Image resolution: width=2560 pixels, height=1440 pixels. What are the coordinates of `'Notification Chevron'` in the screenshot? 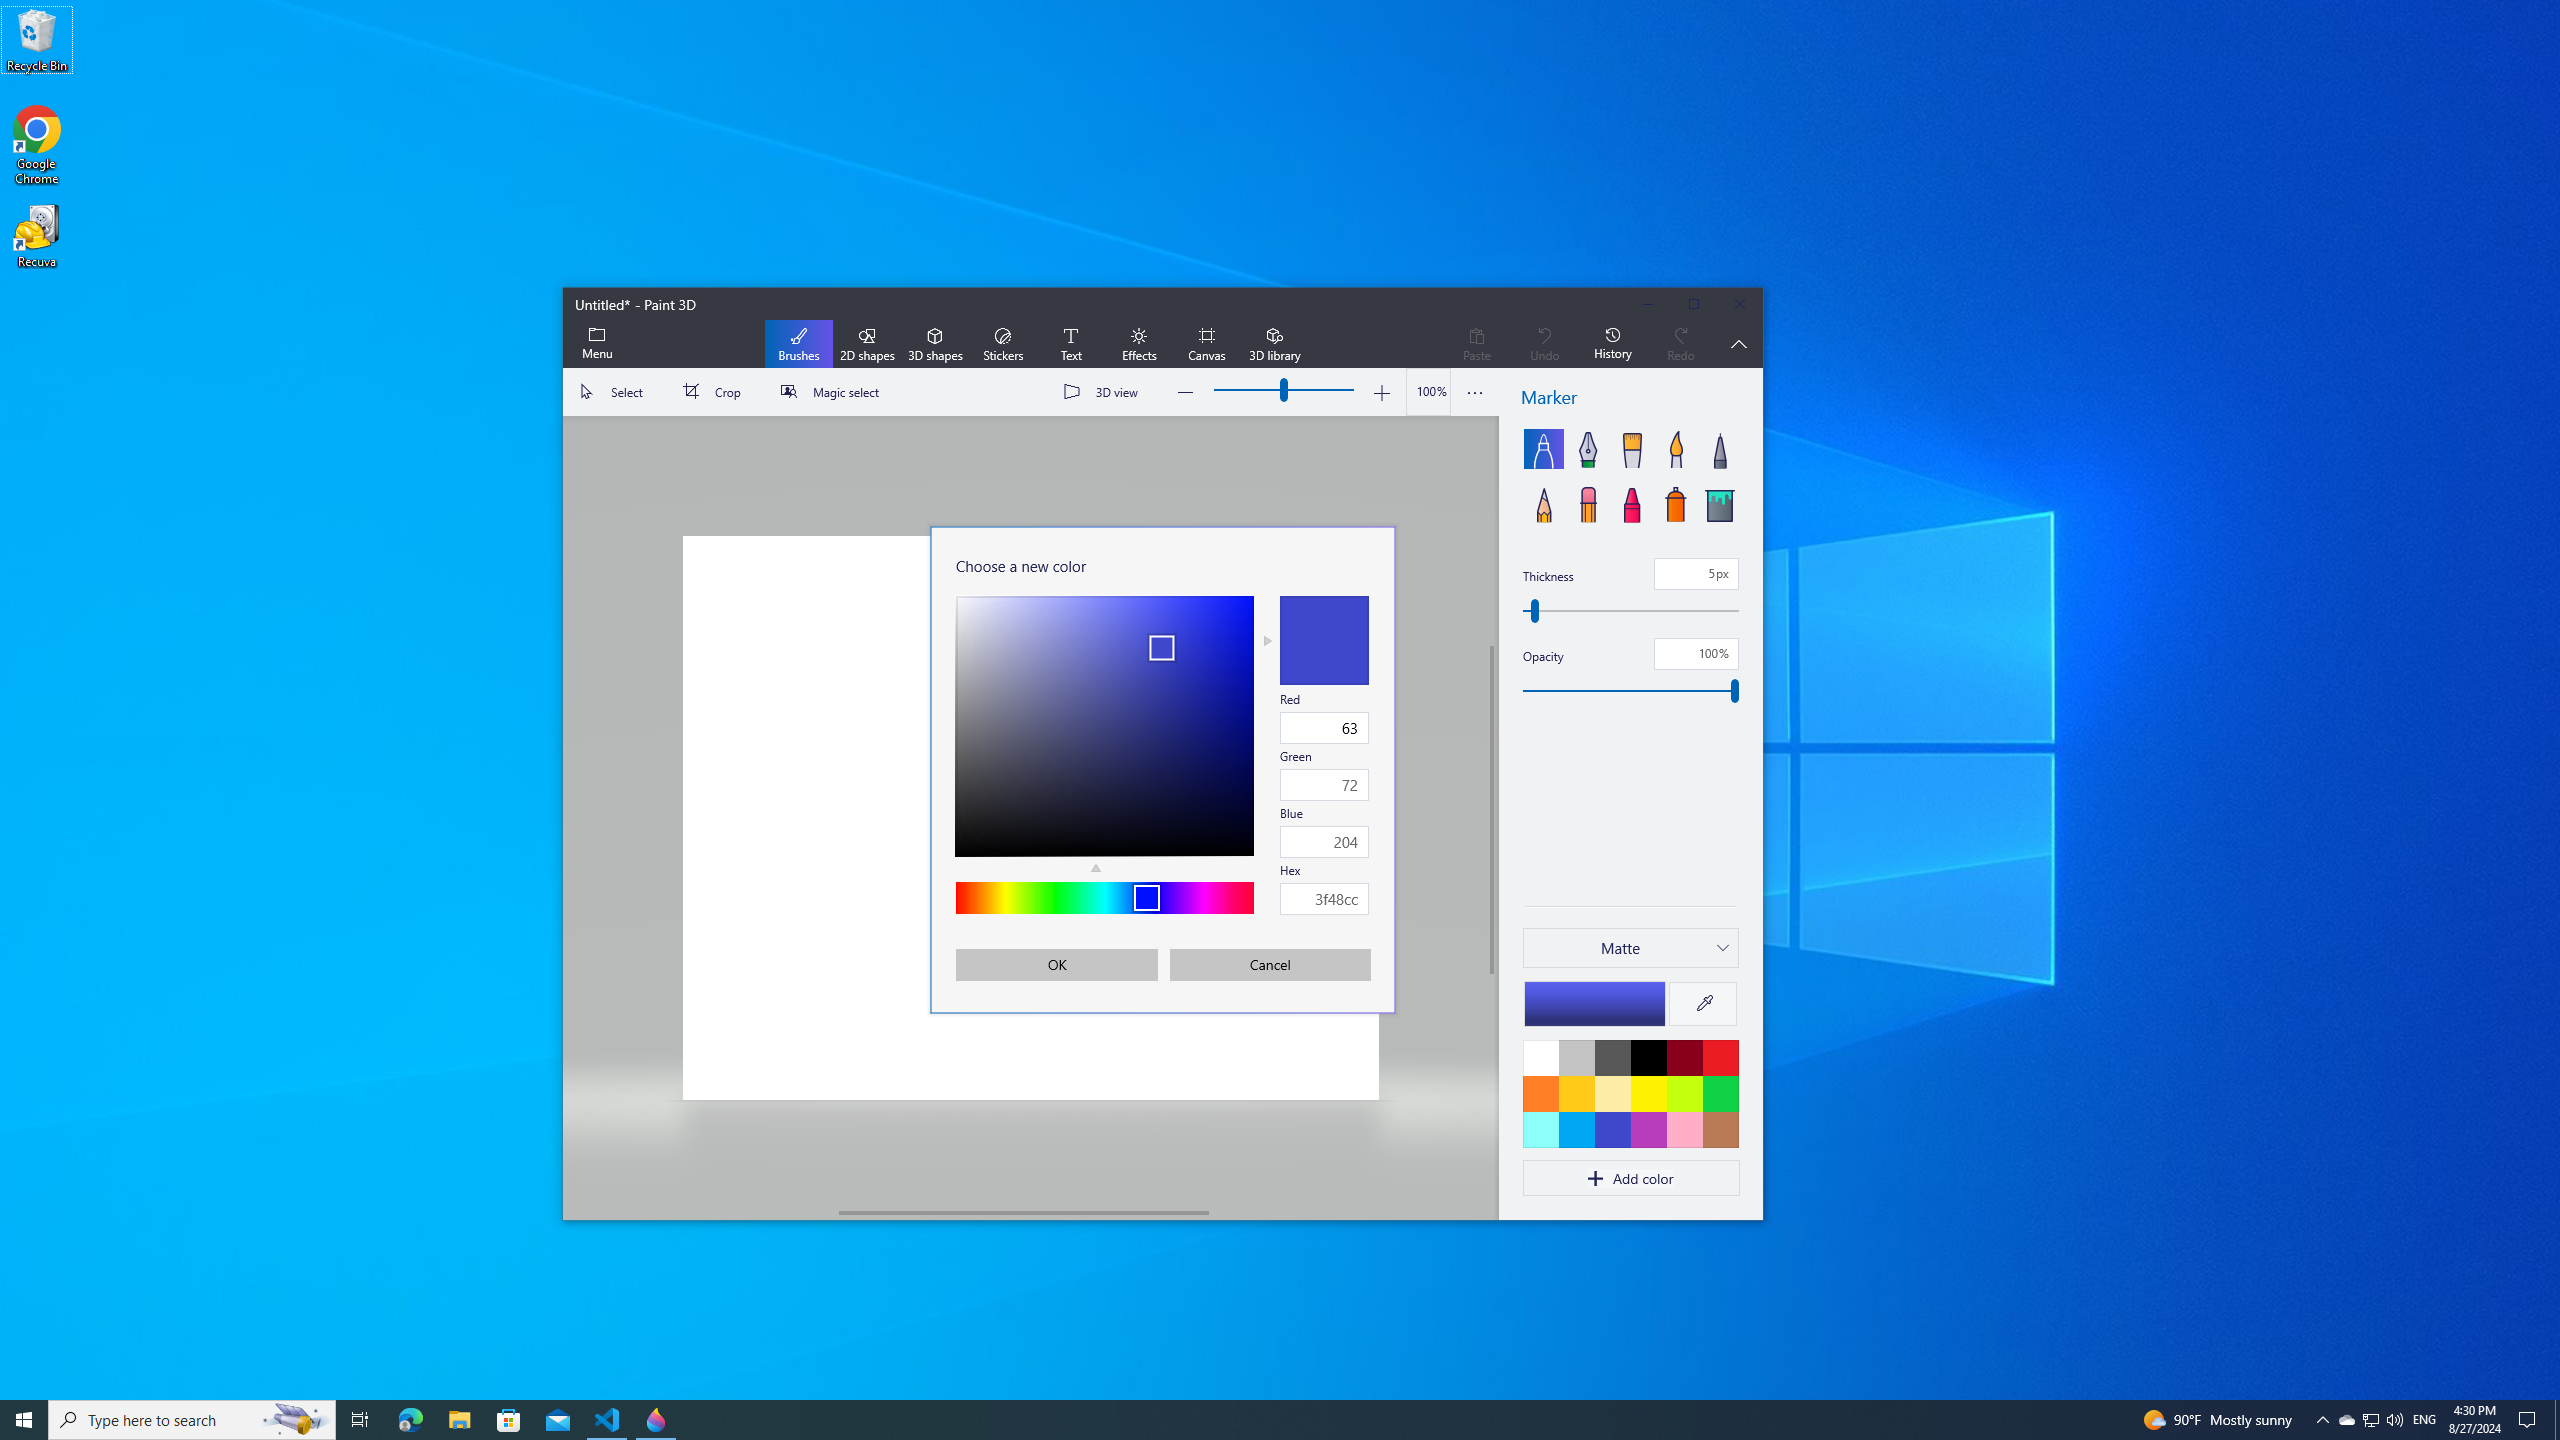 It's located at (2323, 1418).